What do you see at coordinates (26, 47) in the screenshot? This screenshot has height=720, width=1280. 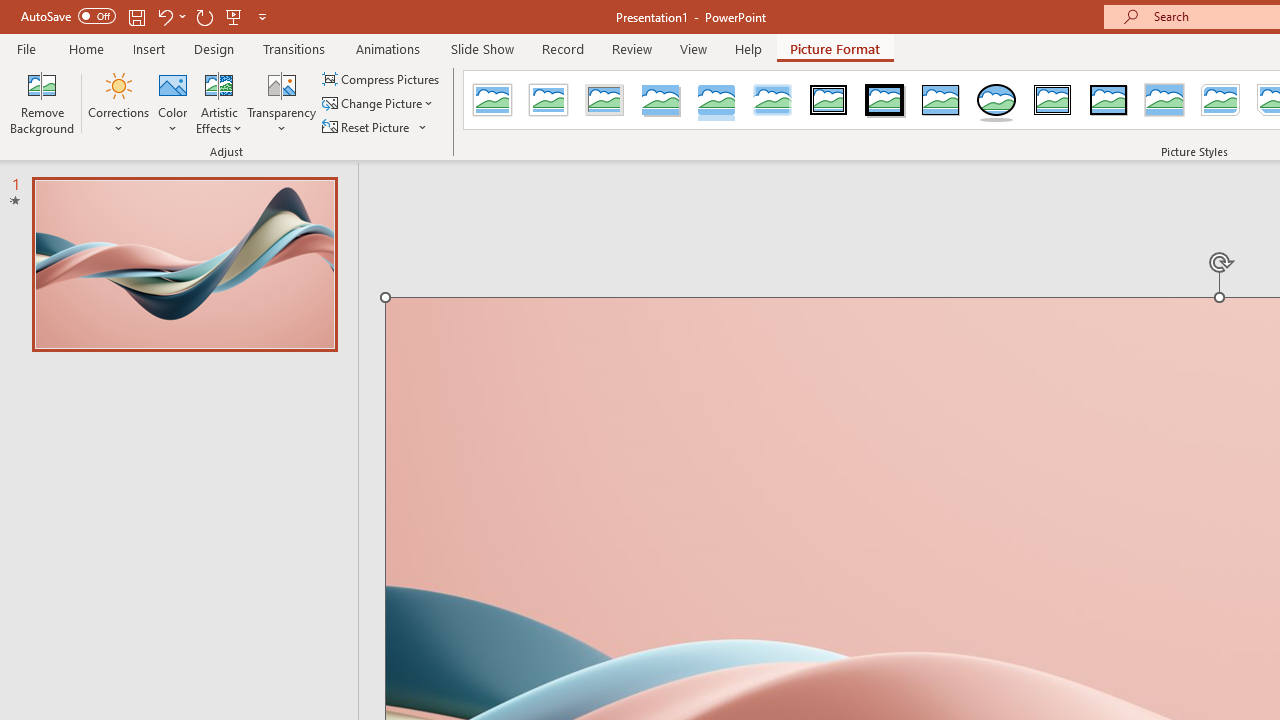 I see `'File Tab'` at bounding box center [26, 47].